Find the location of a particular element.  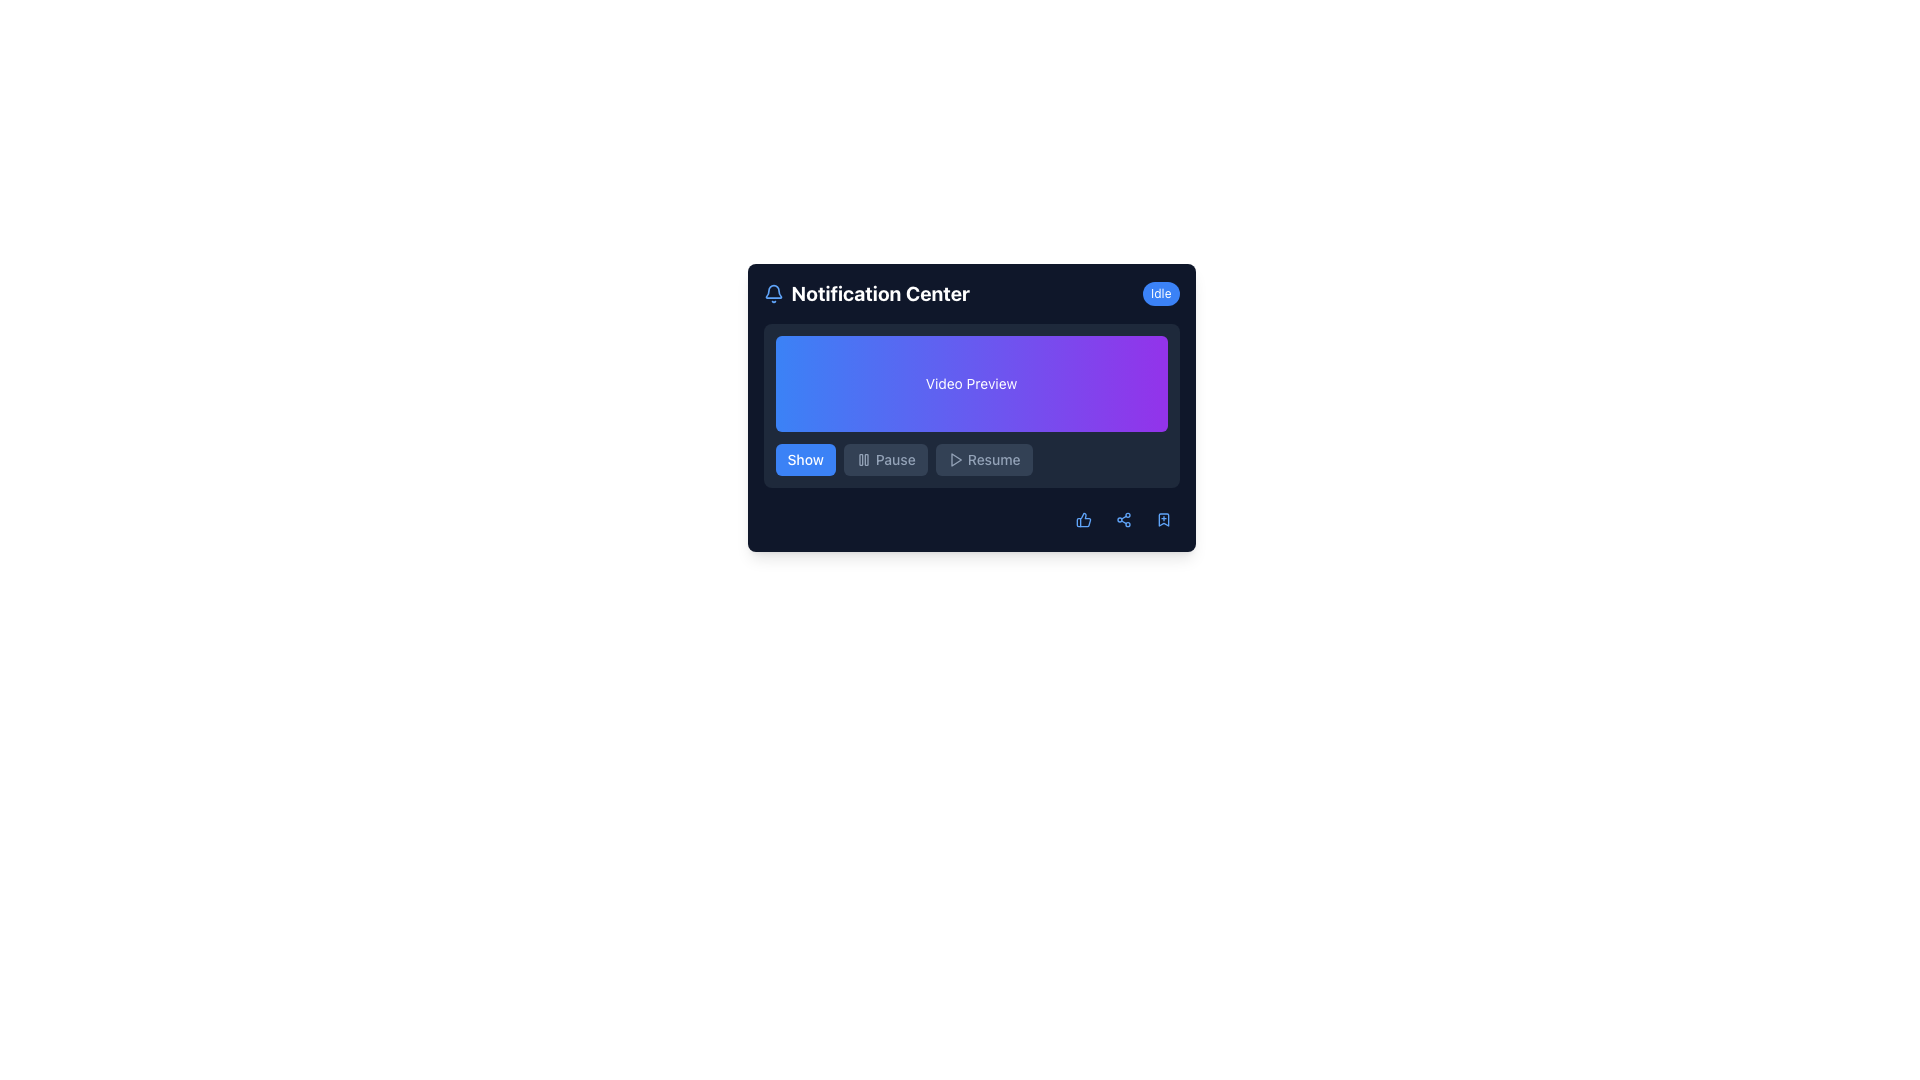

the 'Resume' button with a dark slate background and light gray text, featuring a triangular play icon on its left side is located at coordinates (984, 459).